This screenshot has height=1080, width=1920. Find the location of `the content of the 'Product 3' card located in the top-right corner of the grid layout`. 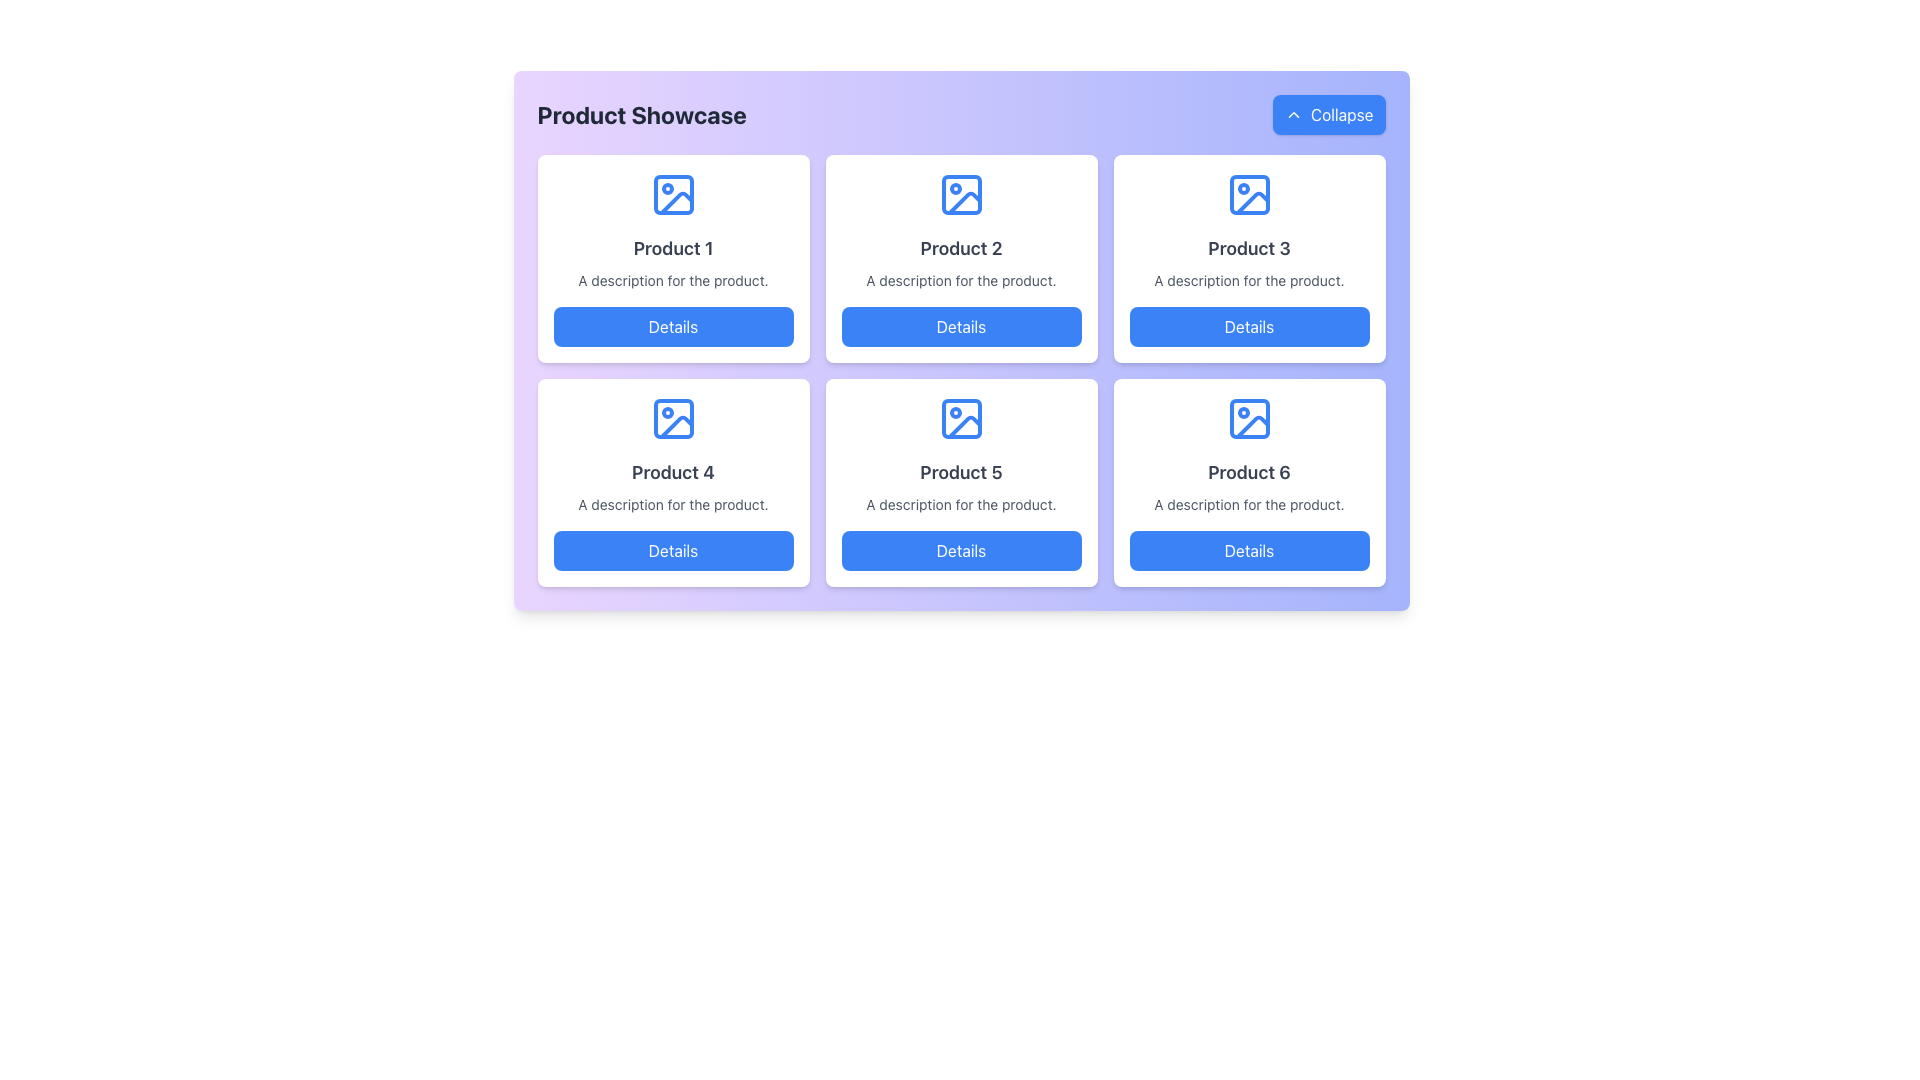

the content of the 'Product 3' card located in the top-right corner of the grid layout is located at coordinates (1248, 257).